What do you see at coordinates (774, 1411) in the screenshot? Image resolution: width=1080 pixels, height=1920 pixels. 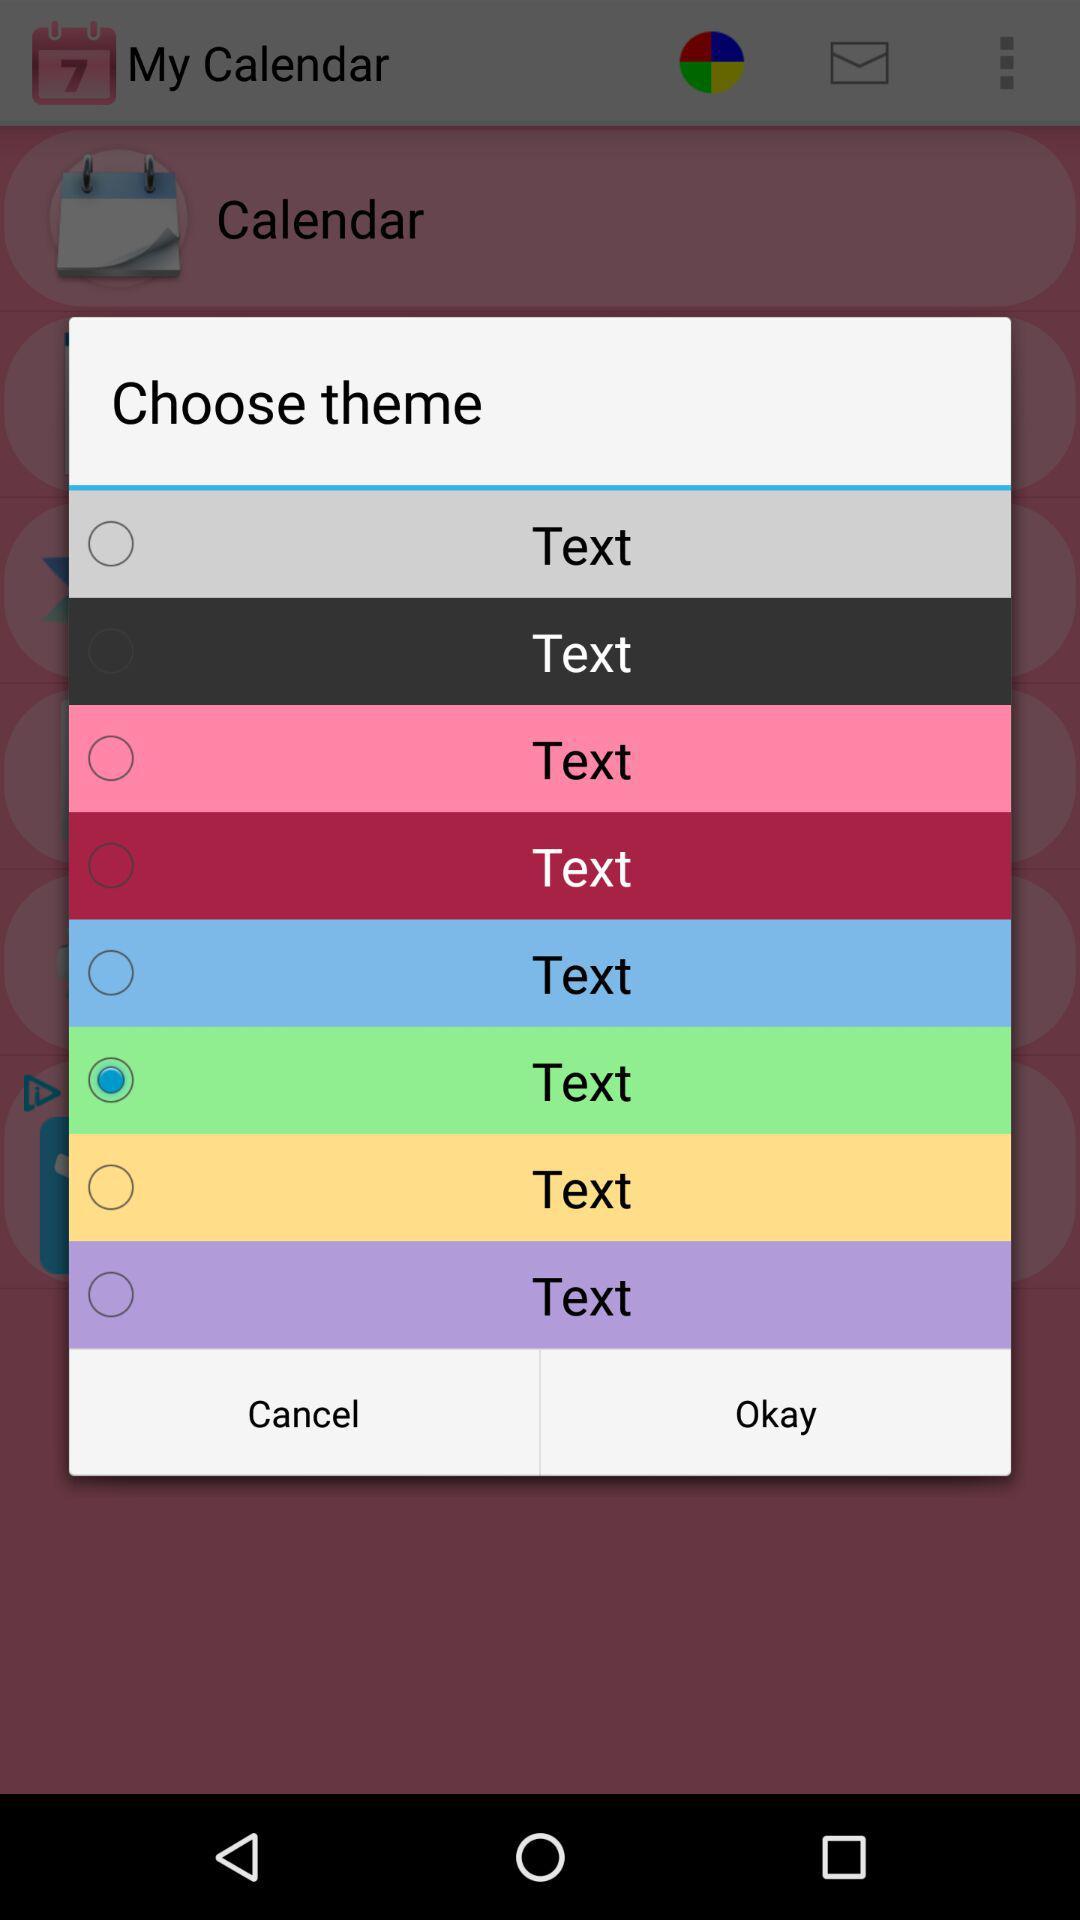 I see `item at the bottom right corner` at bounding box center [774, 1411].